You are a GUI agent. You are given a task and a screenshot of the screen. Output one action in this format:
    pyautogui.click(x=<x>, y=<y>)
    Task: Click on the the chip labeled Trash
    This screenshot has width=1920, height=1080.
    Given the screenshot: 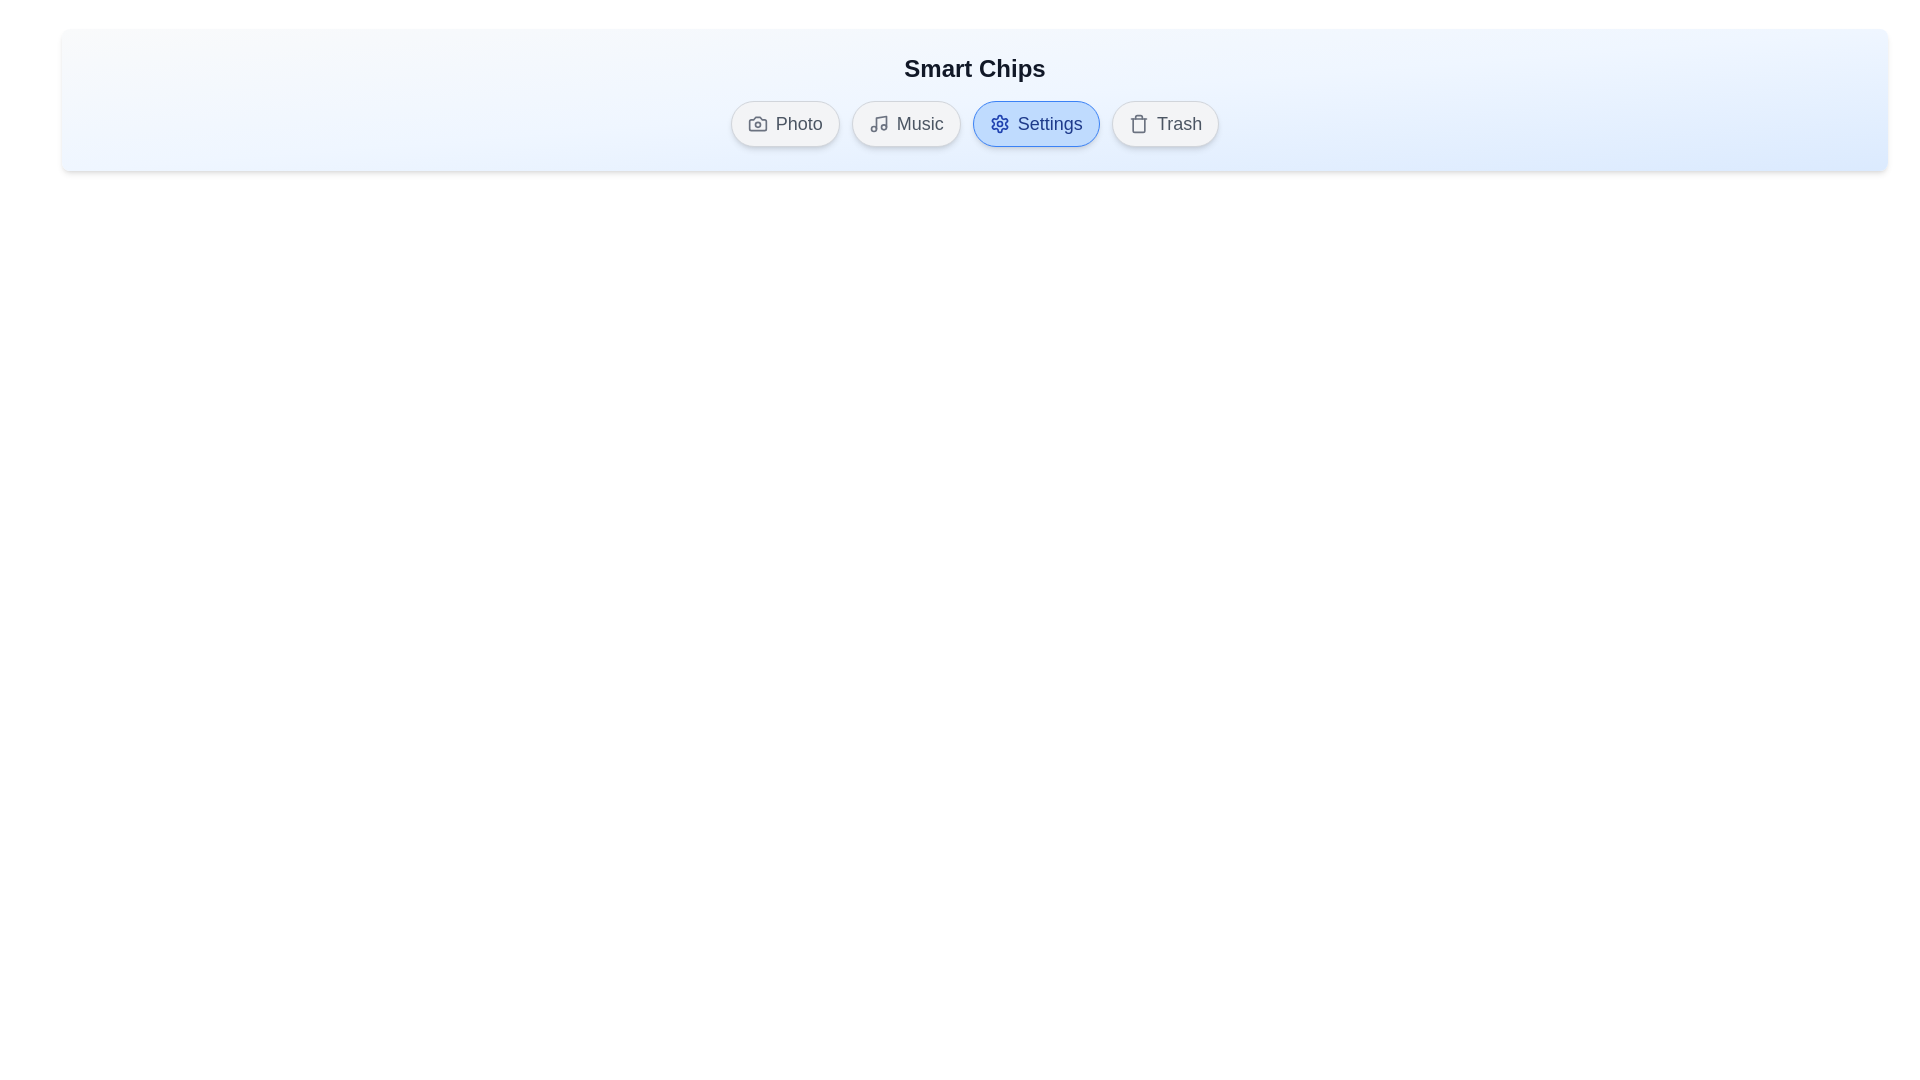 What is the action you would take?
    pyautogui.click(x=1165, y=123)
    